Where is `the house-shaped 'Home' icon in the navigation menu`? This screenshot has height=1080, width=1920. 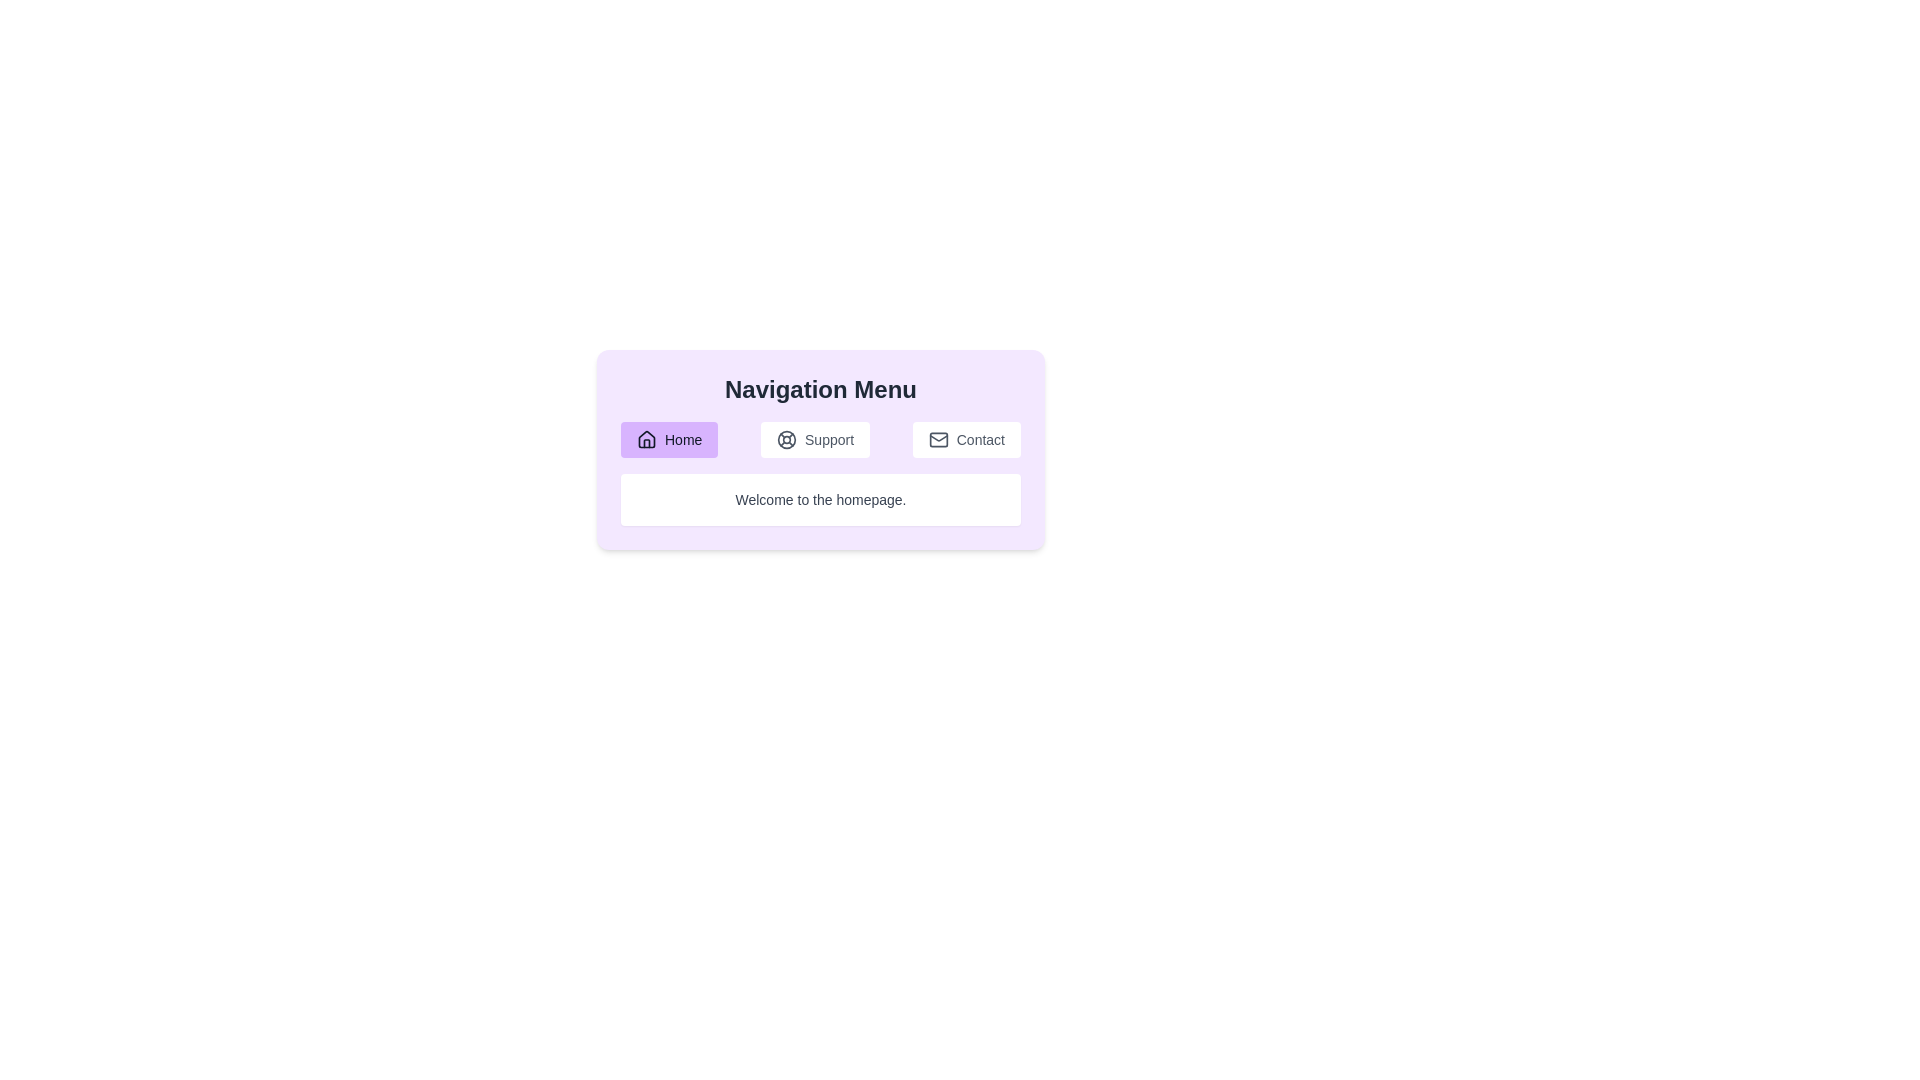
the house-shaped 'Home' icon in the navigation menu is located at coordinates (647, 438).